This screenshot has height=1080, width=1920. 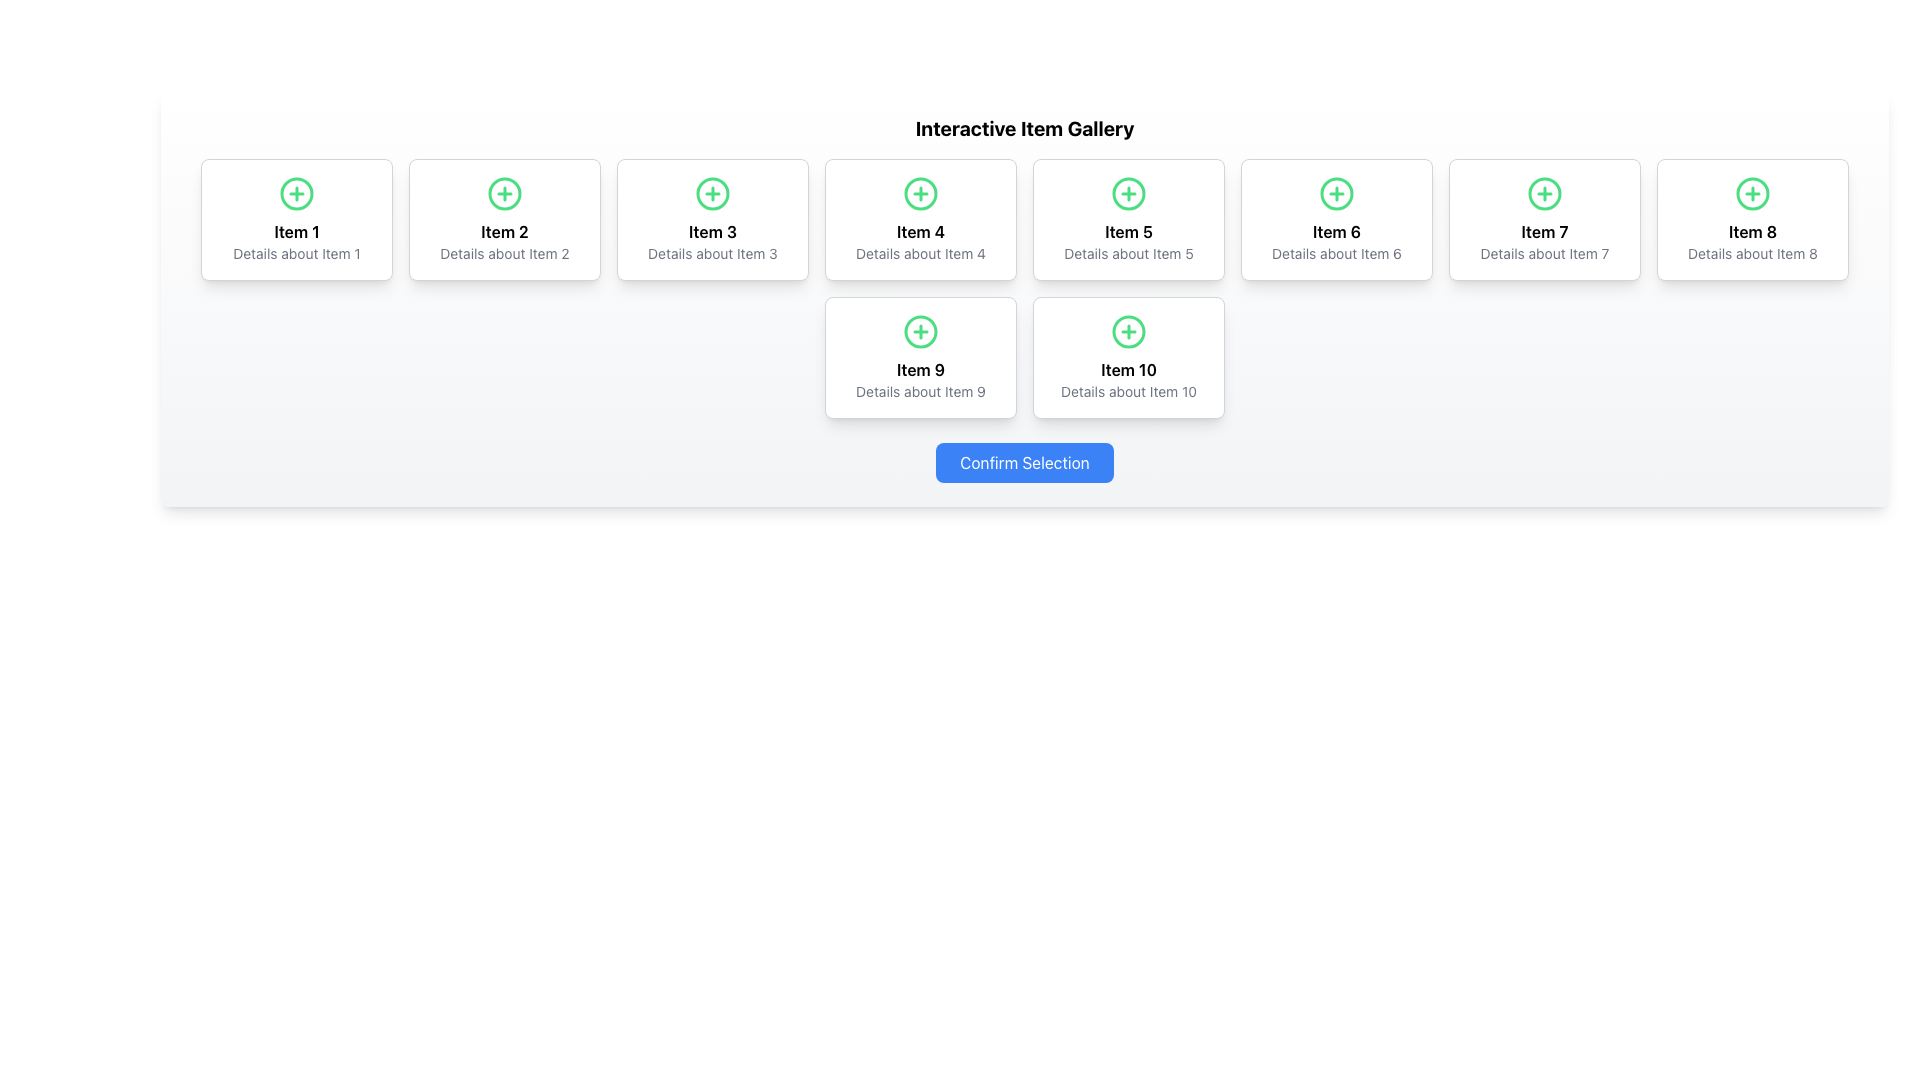 I want to click on the SVG circle element with a green border, part of the plus sign symbol in the seventh item of the gallery, so click(x=1544, y=193).